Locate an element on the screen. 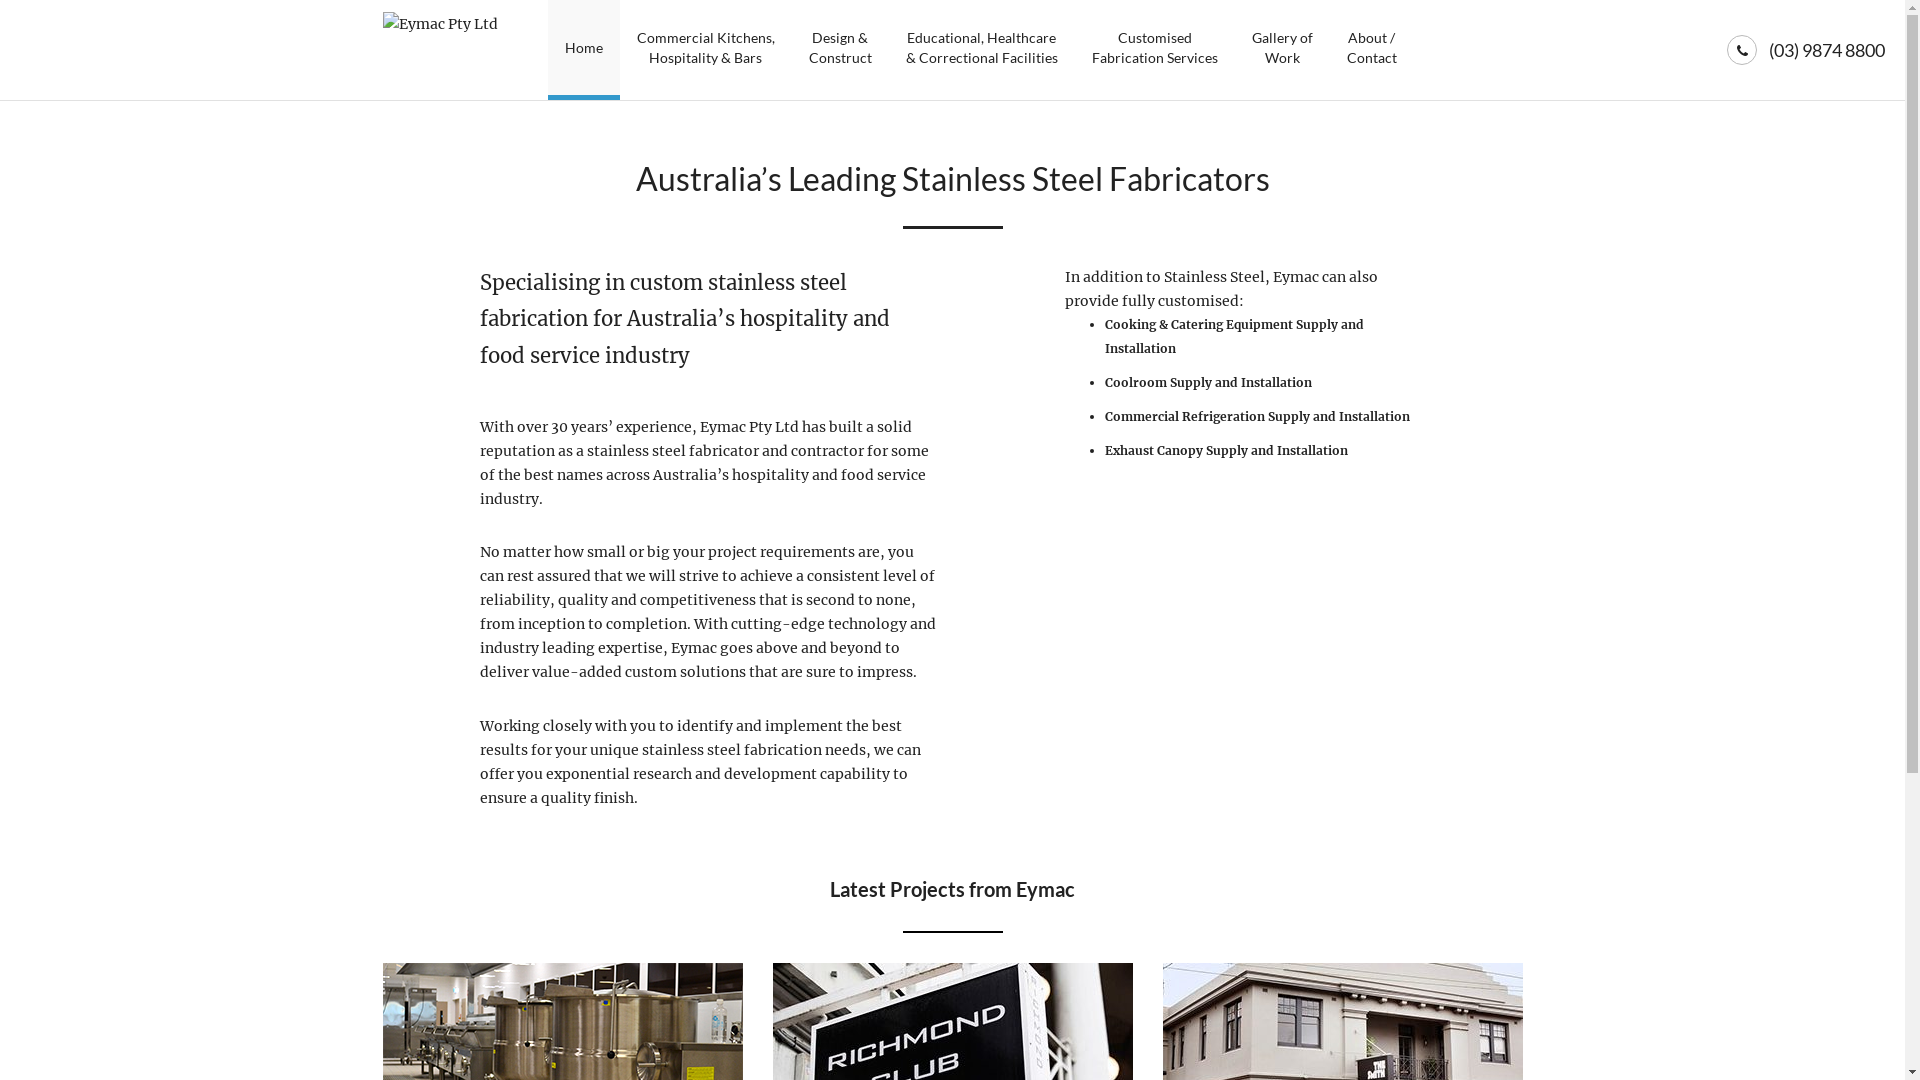  'Commercial Kitchens, is located at coordinates (705, 49).